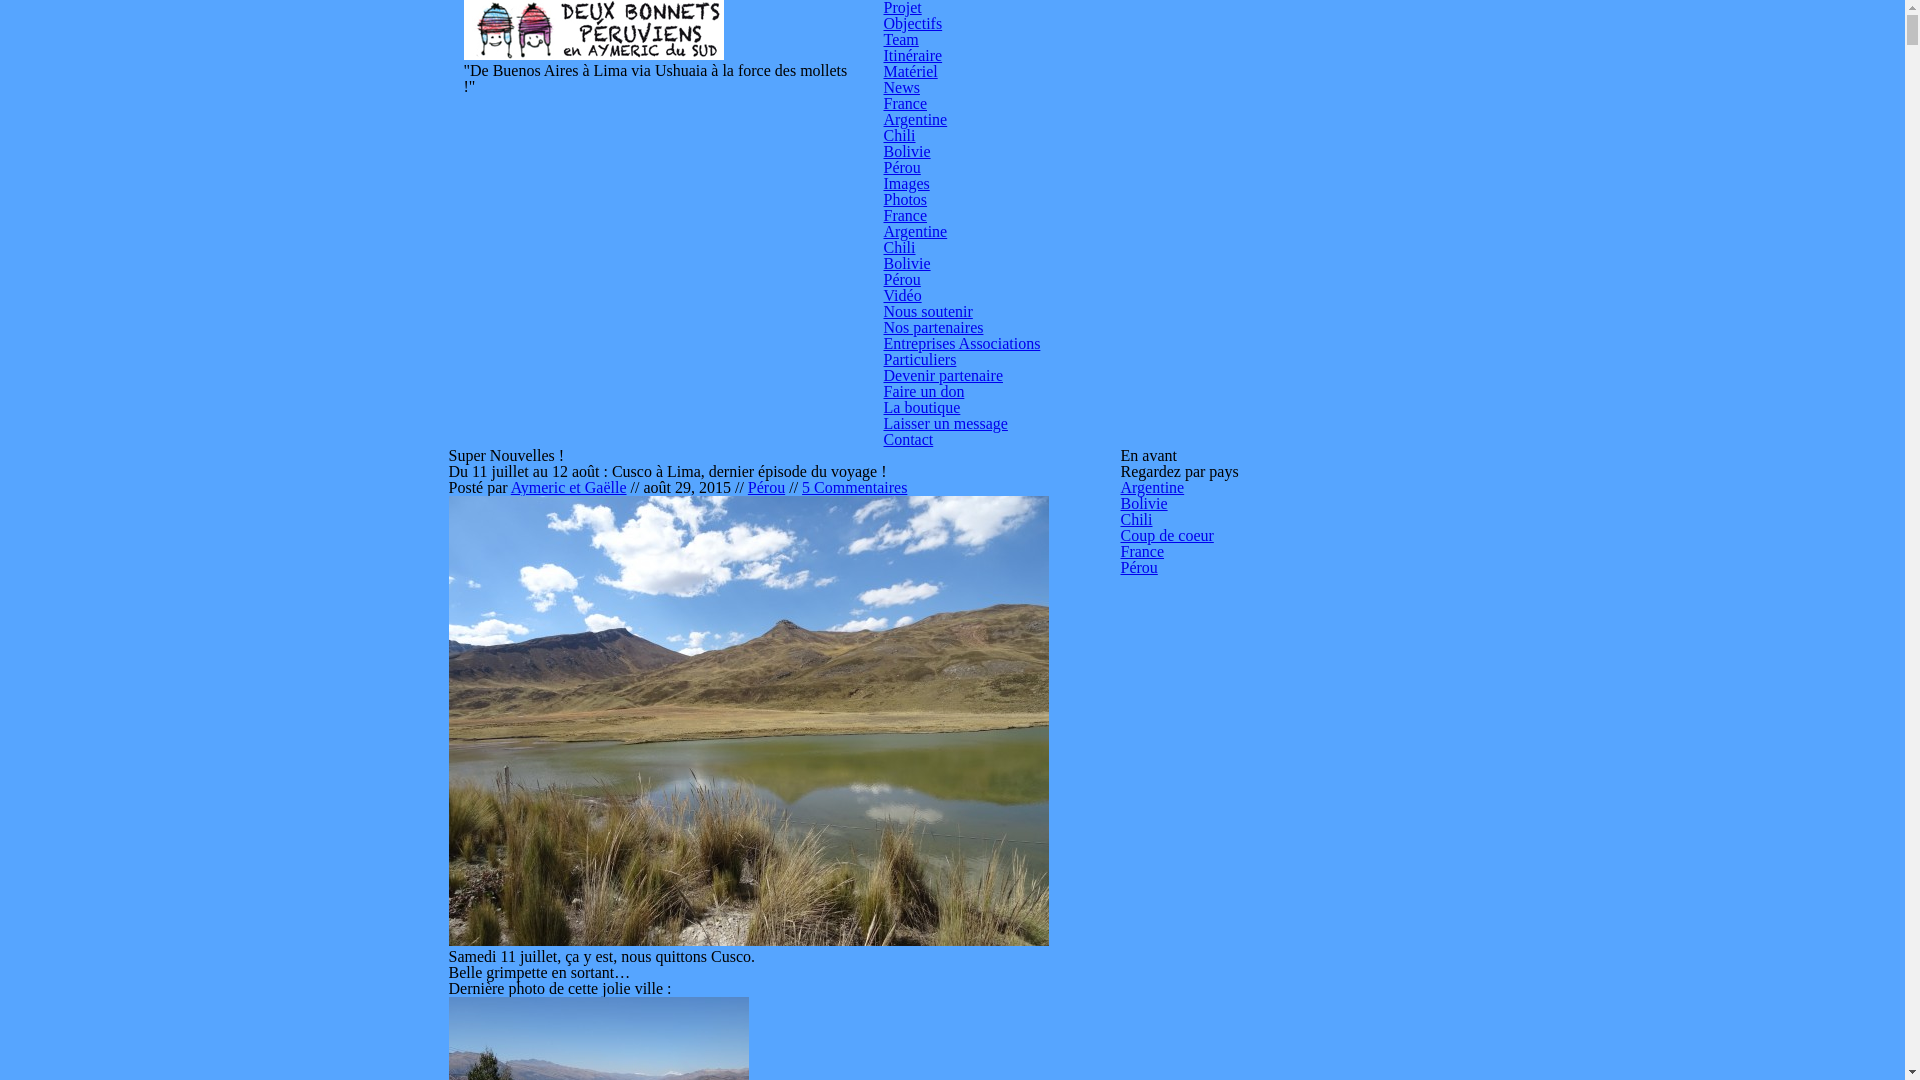  Describe the element at coordinates (912, 23) in the screenshot. I see `'Objectifs'` at that location.